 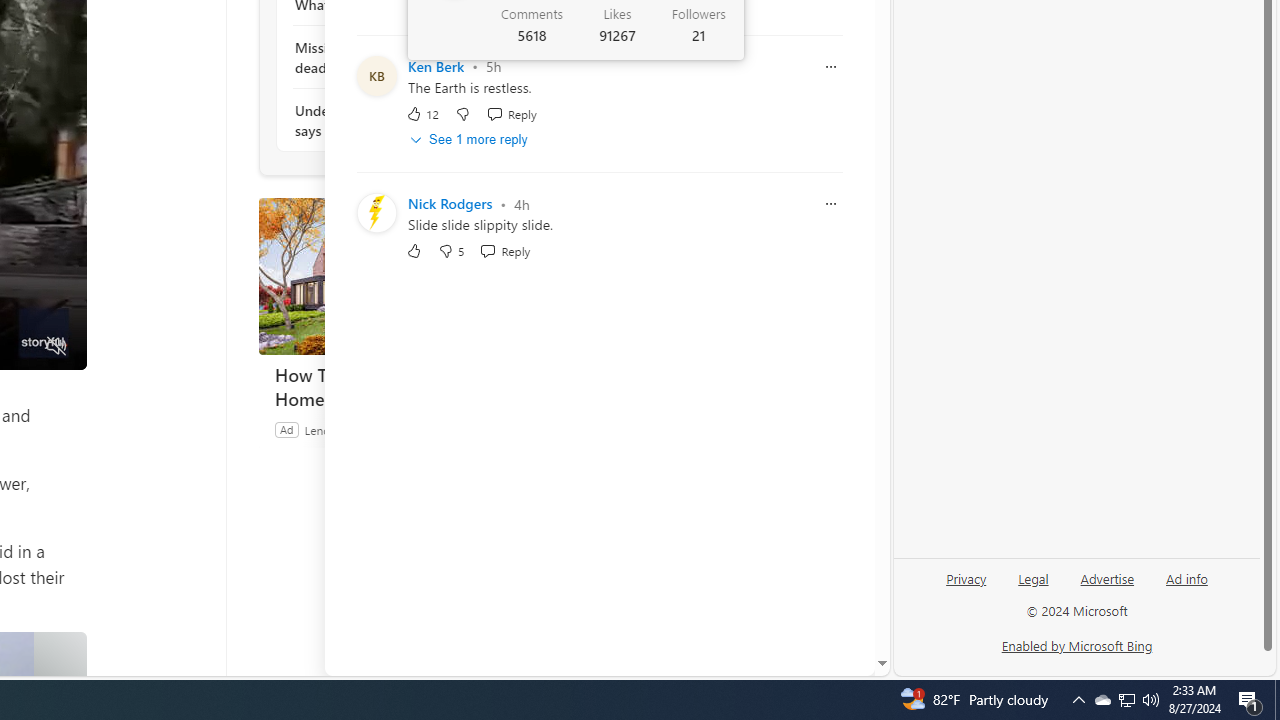 I want to click on 'Report comment', so click(x=831, y=204).